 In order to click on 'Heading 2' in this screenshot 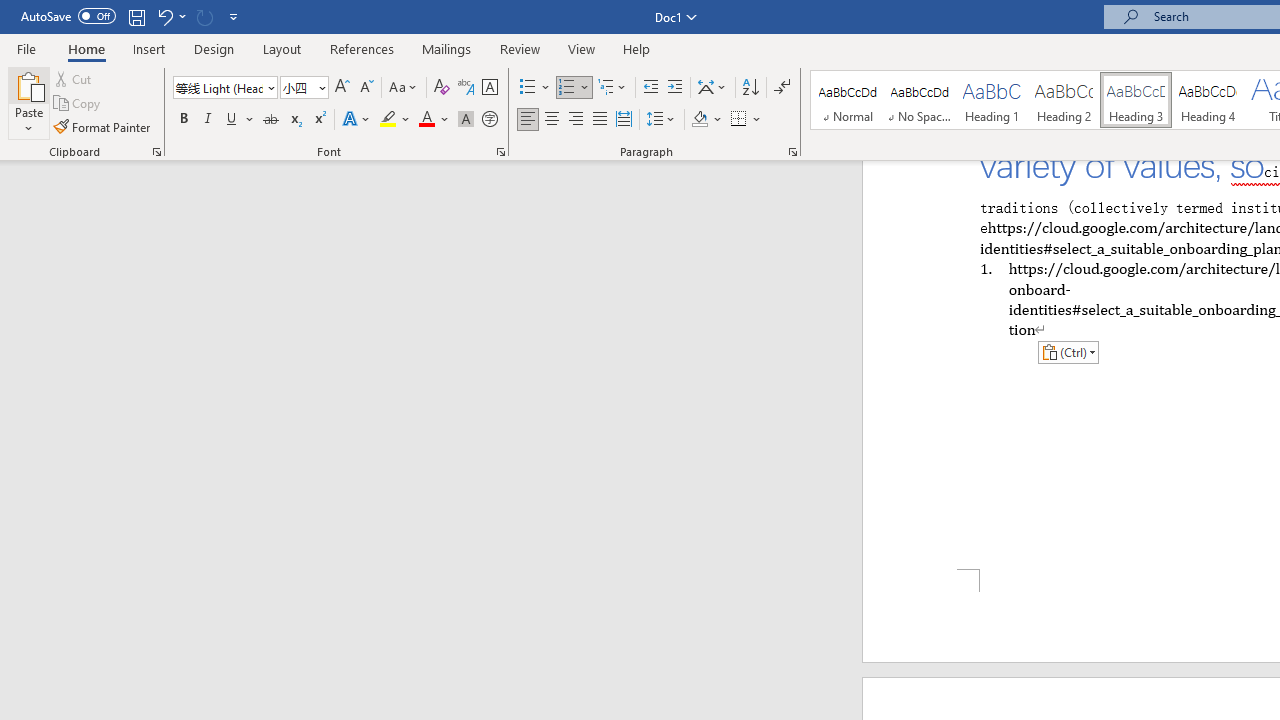, I will do `click(1062, 100)`.